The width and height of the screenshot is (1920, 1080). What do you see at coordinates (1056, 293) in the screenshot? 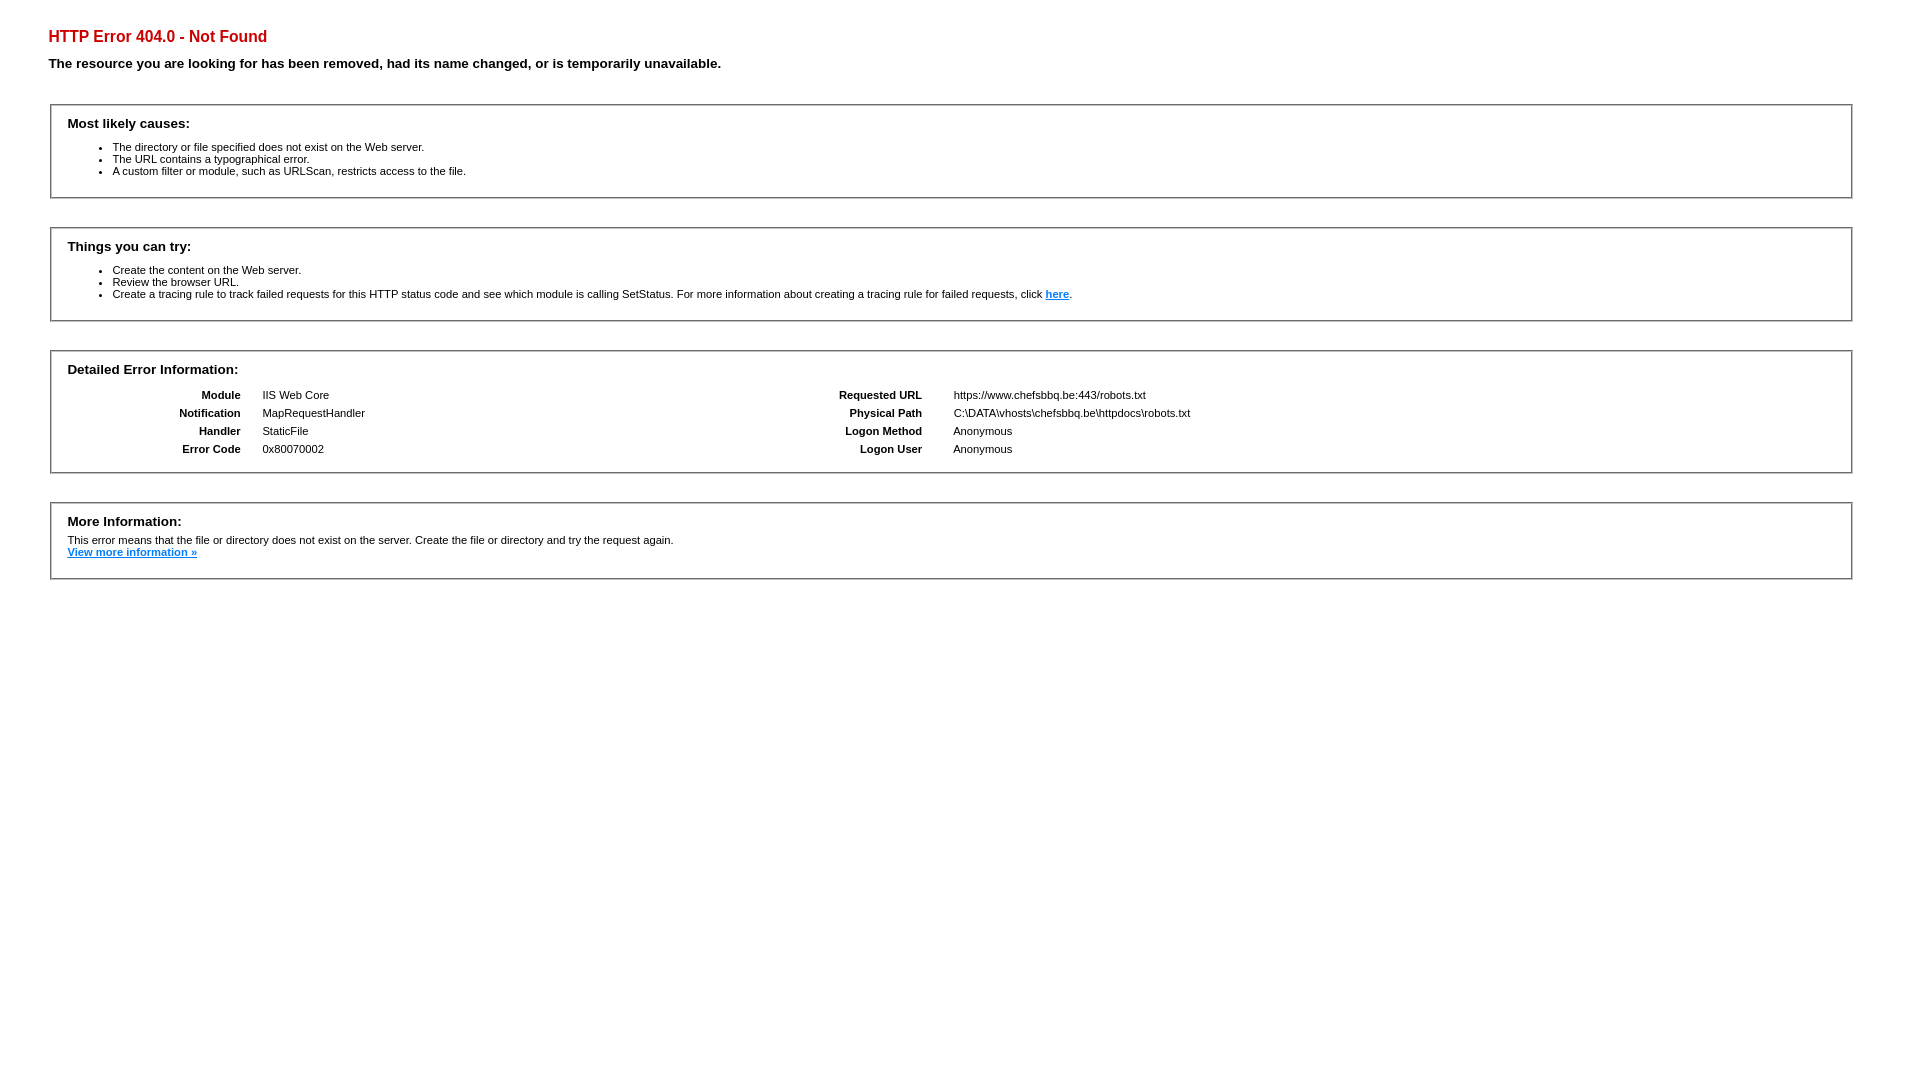
I see `'here'` at bounding box center [1056, 293].